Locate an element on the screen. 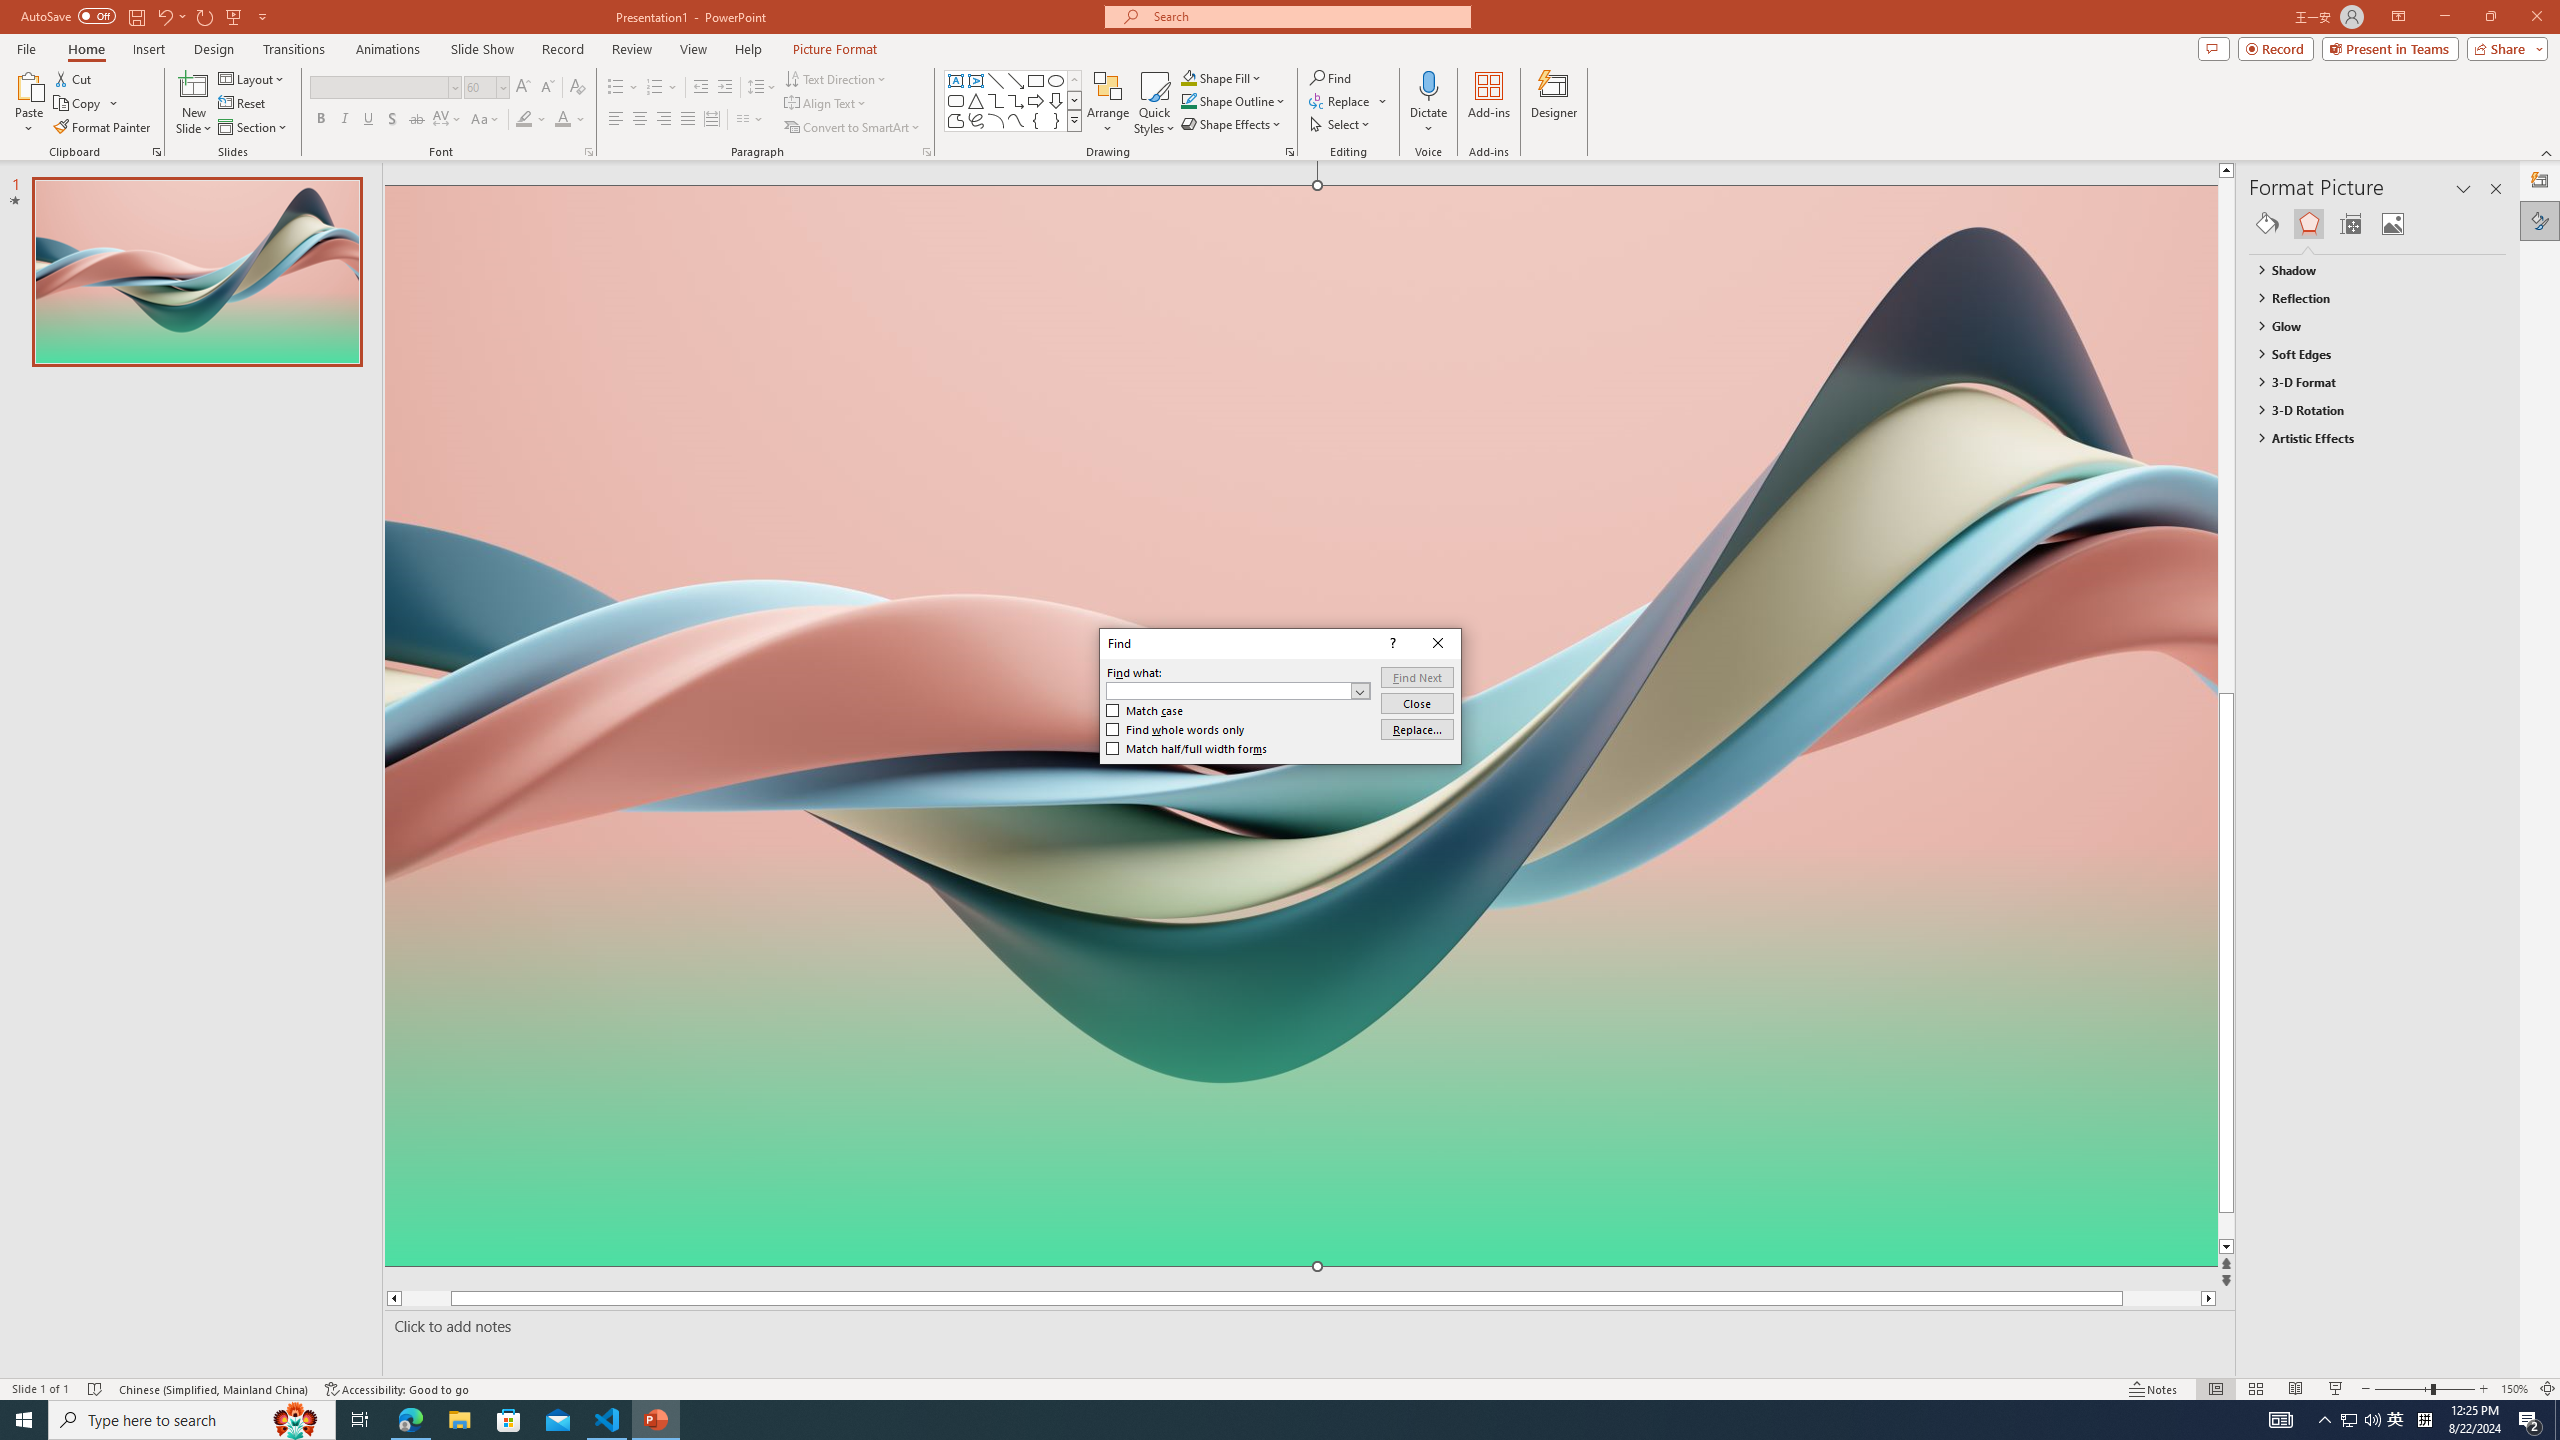 The height and width of the screenshot is (1440, 2560). 'Distributed' is located at coordinates (710, 118).